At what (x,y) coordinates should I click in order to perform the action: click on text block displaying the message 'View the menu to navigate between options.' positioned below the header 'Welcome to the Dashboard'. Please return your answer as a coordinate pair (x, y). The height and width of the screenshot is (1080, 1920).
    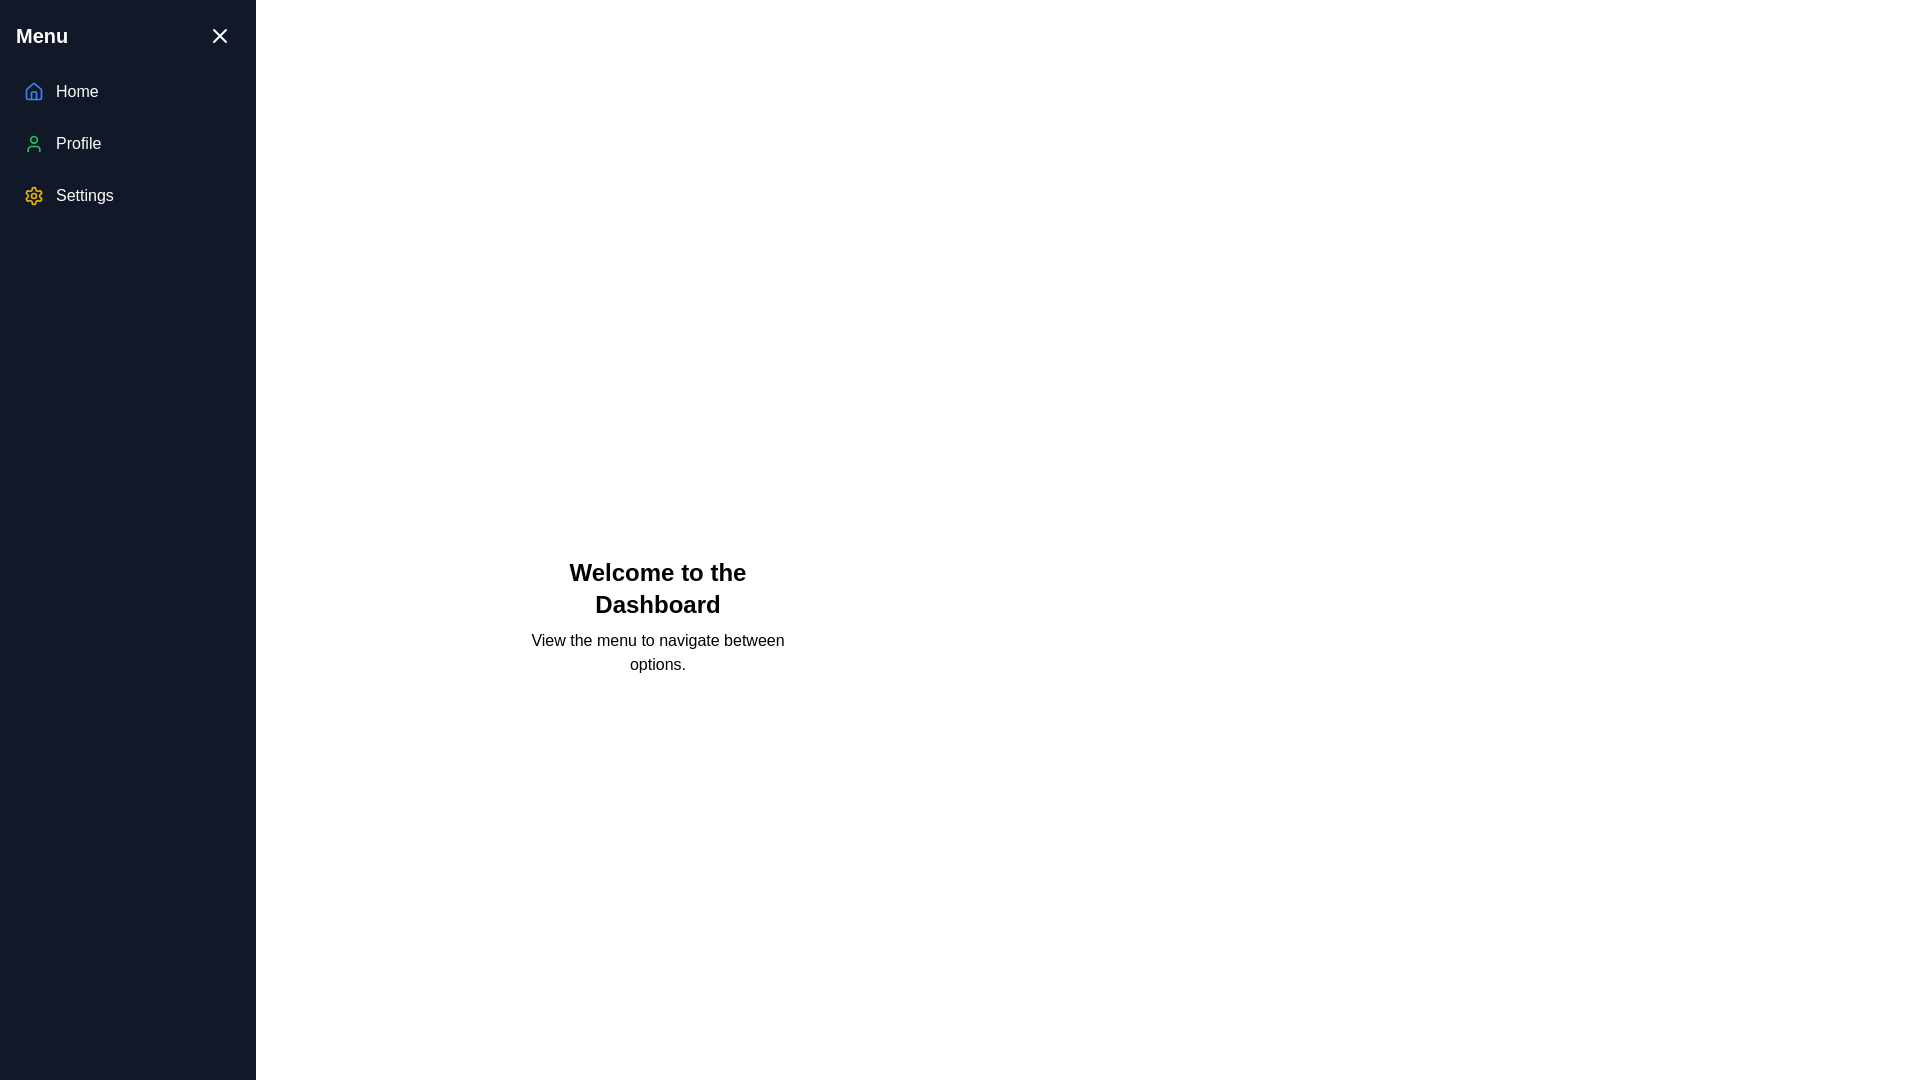
    Looking at the image, I should click on (657, 652).